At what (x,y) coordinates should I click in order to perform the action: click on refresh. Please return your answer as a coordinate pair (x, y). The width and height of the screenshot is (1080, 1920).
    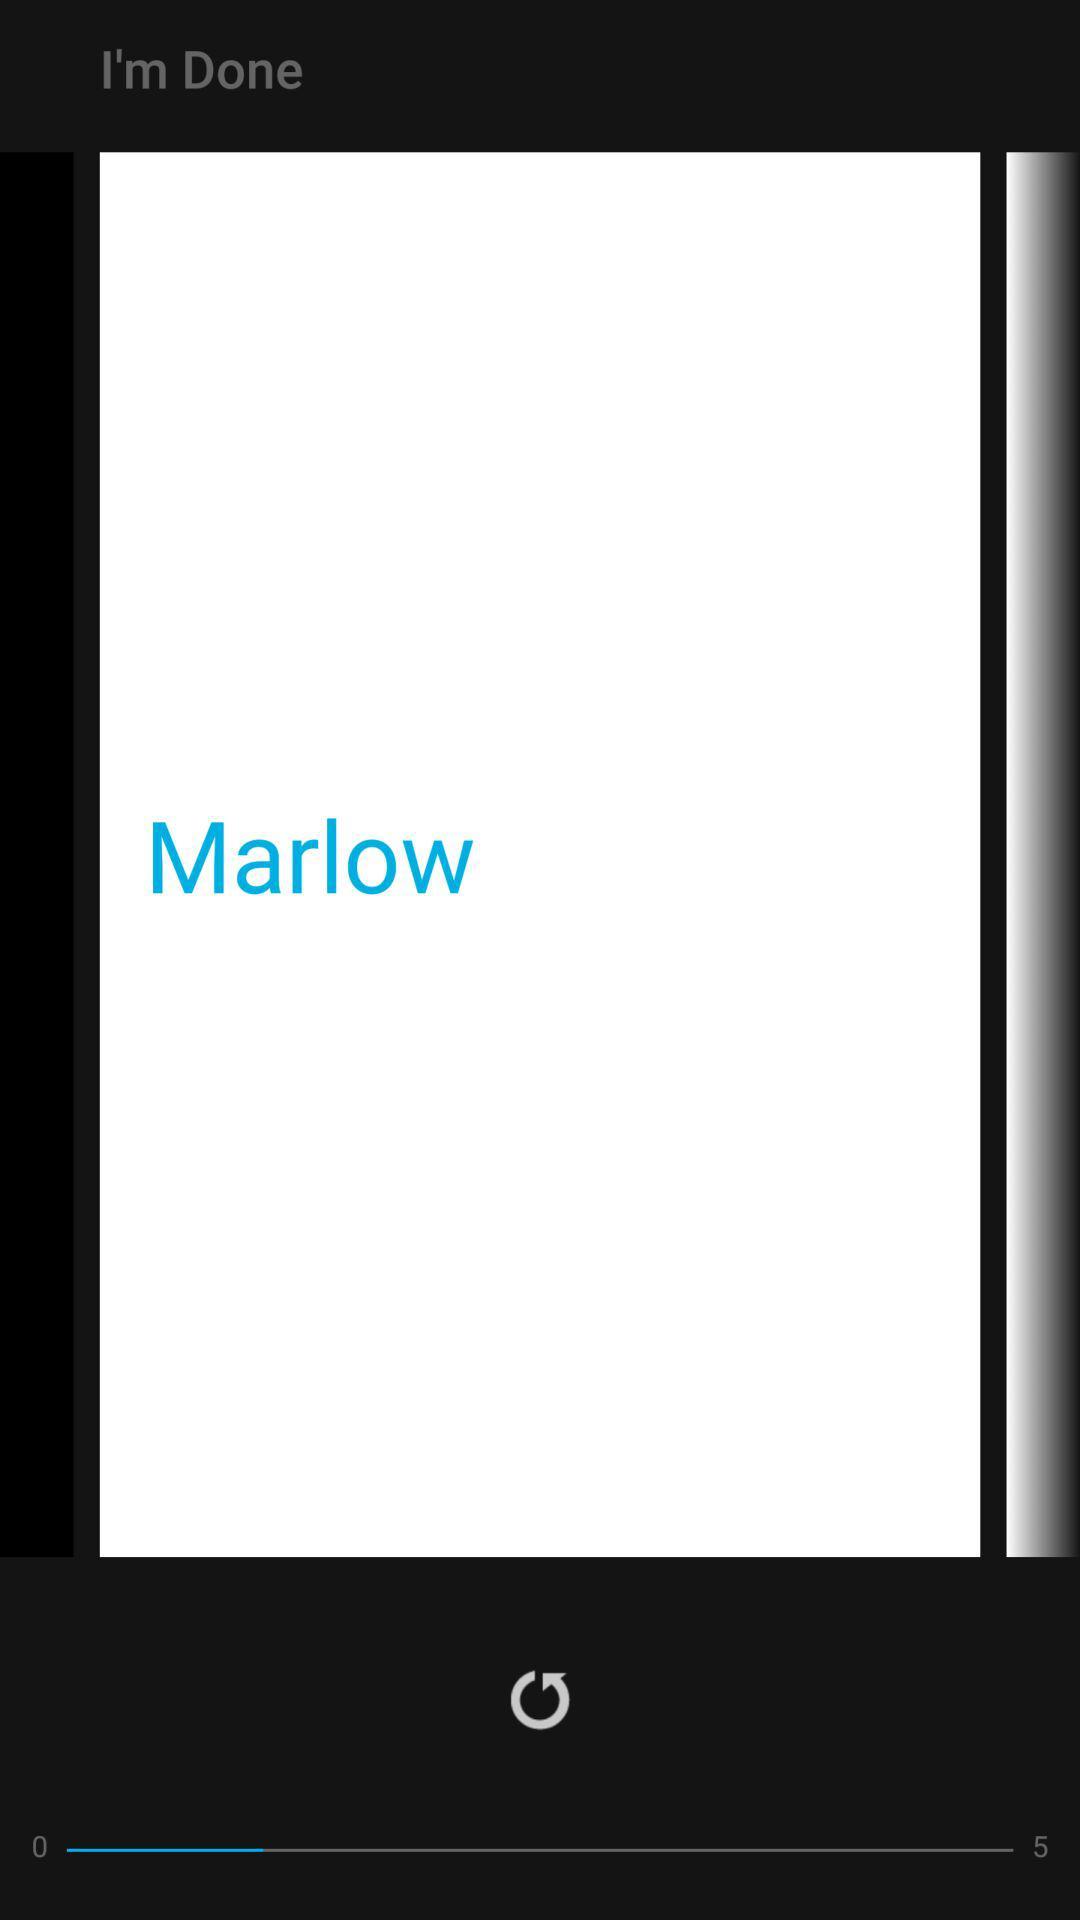
    Looking at the image, I should click on (540, 1698).